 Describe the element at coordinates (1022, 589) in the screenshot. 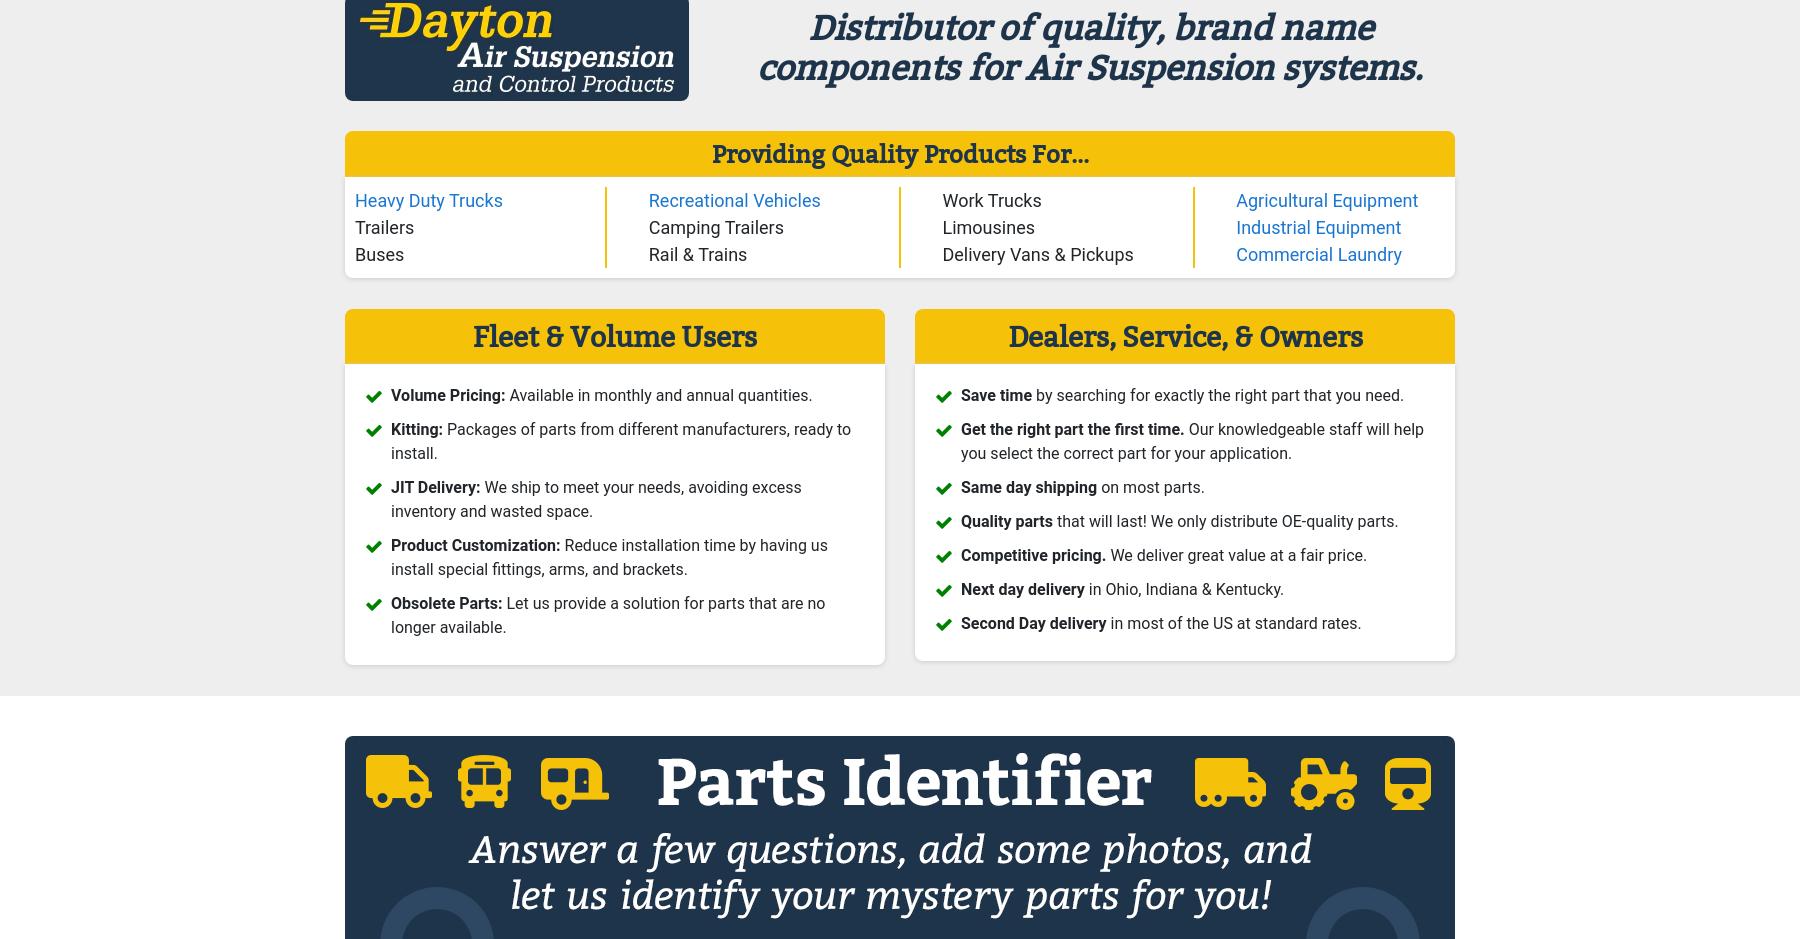

I see `'Next day delivery'` at that location.